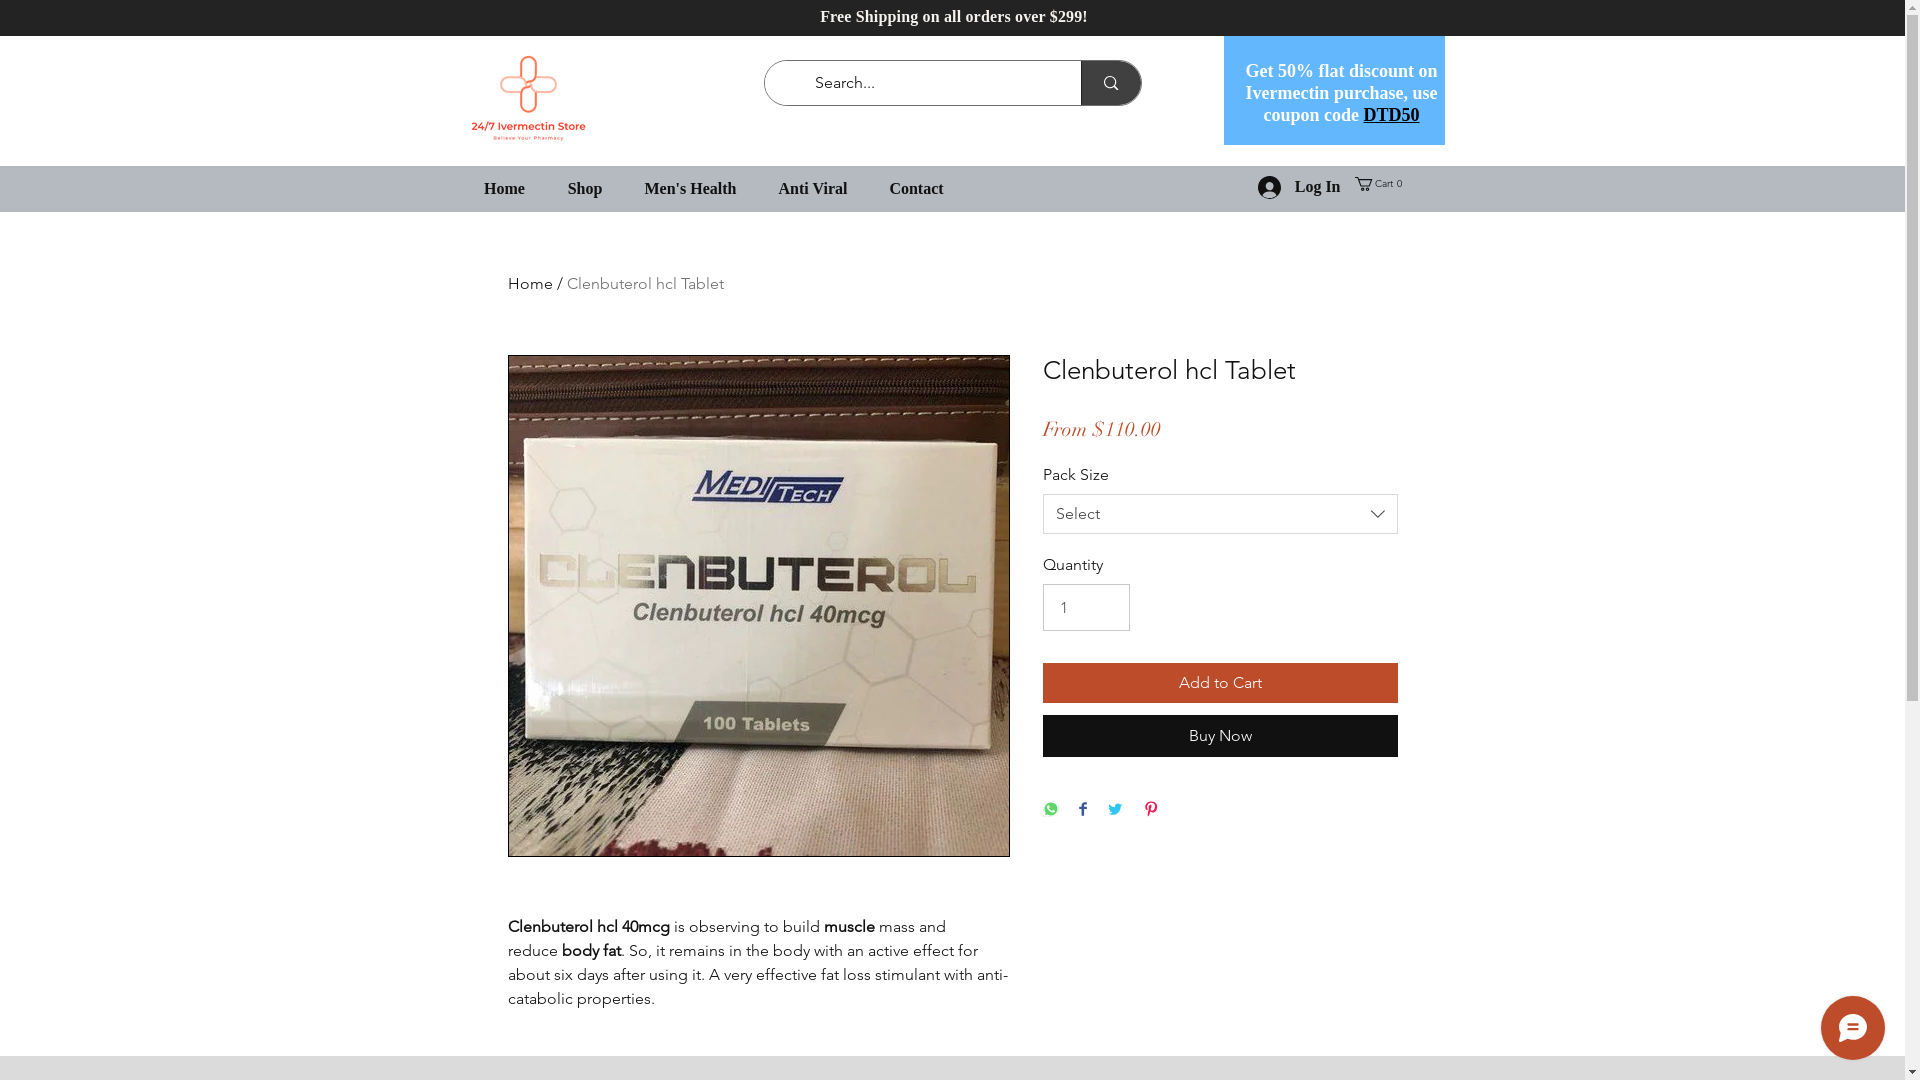  What do you see at coordinates (1218, 512) in the screenshot?
I see `'Select'` at bounding box center [1218, 512].